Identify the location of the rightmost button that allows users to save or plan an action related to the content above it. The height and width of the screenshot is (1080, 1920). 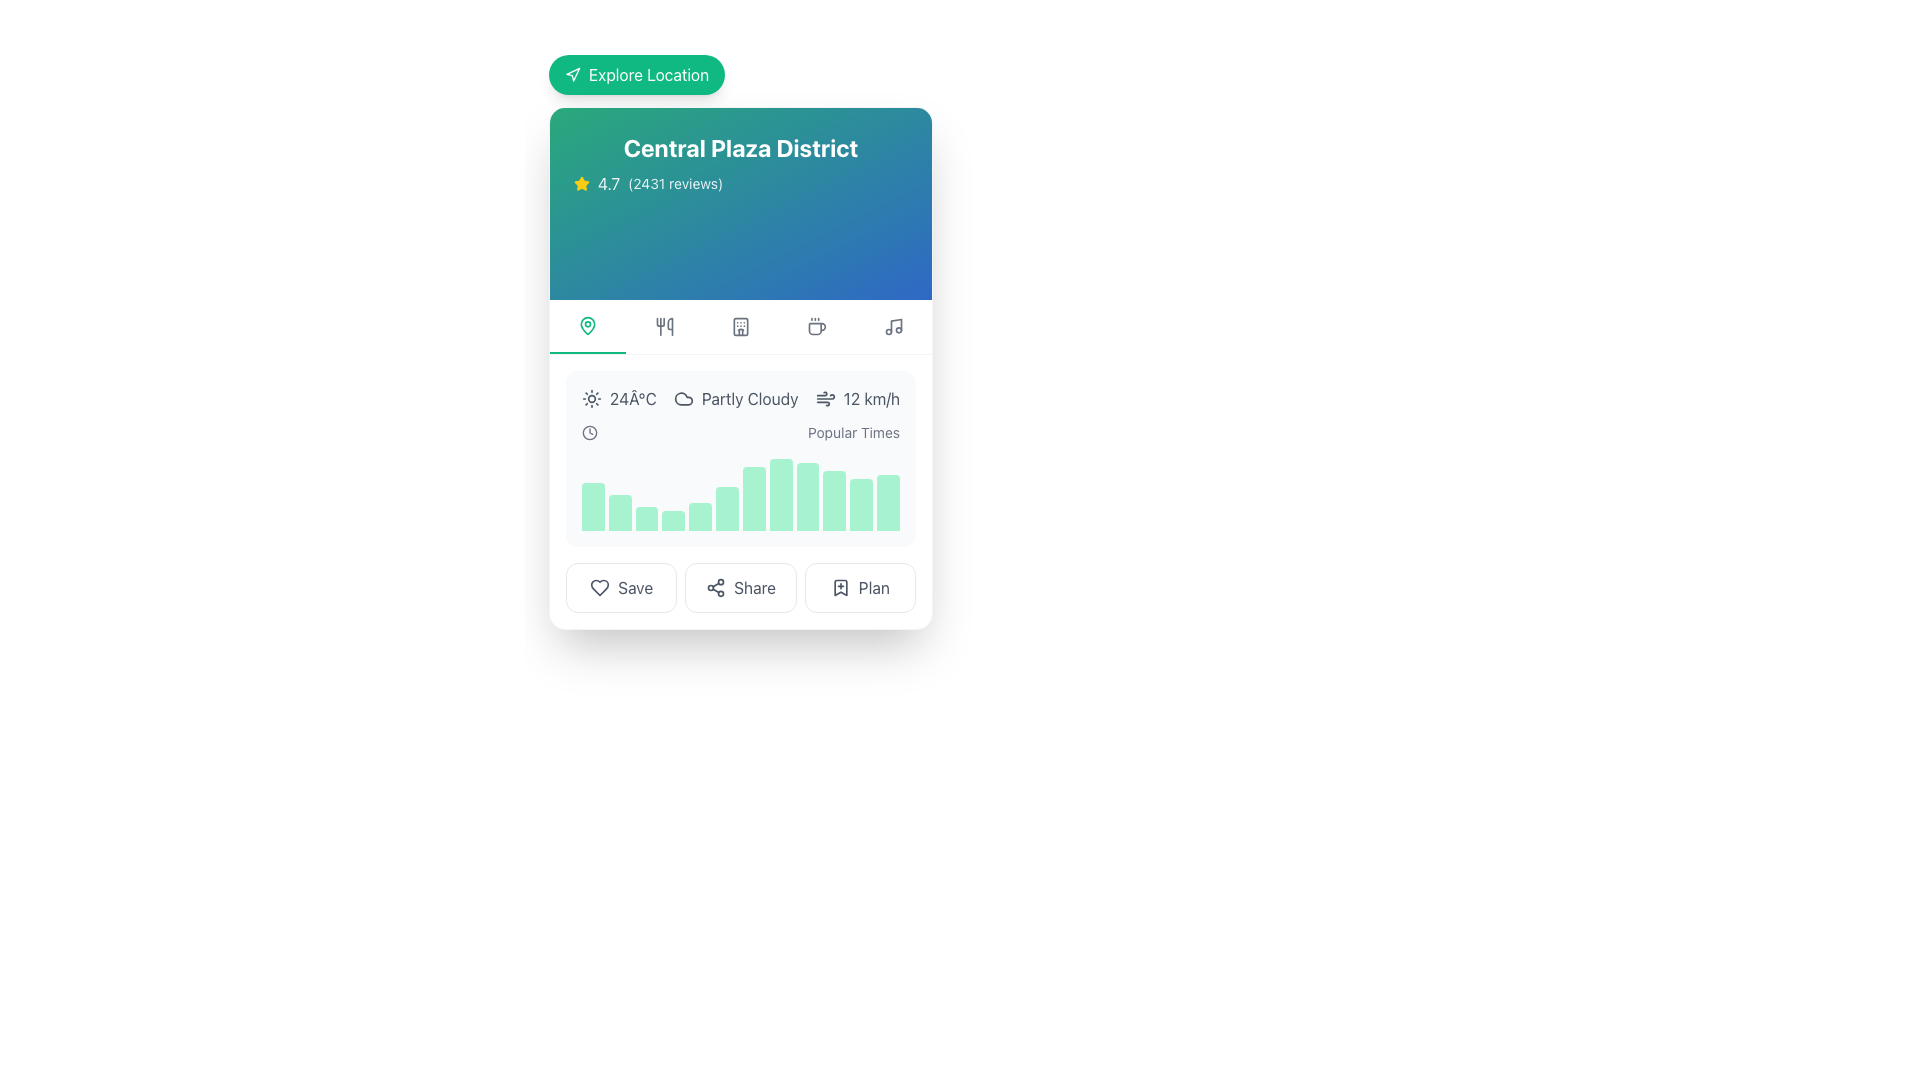
(860, 586).